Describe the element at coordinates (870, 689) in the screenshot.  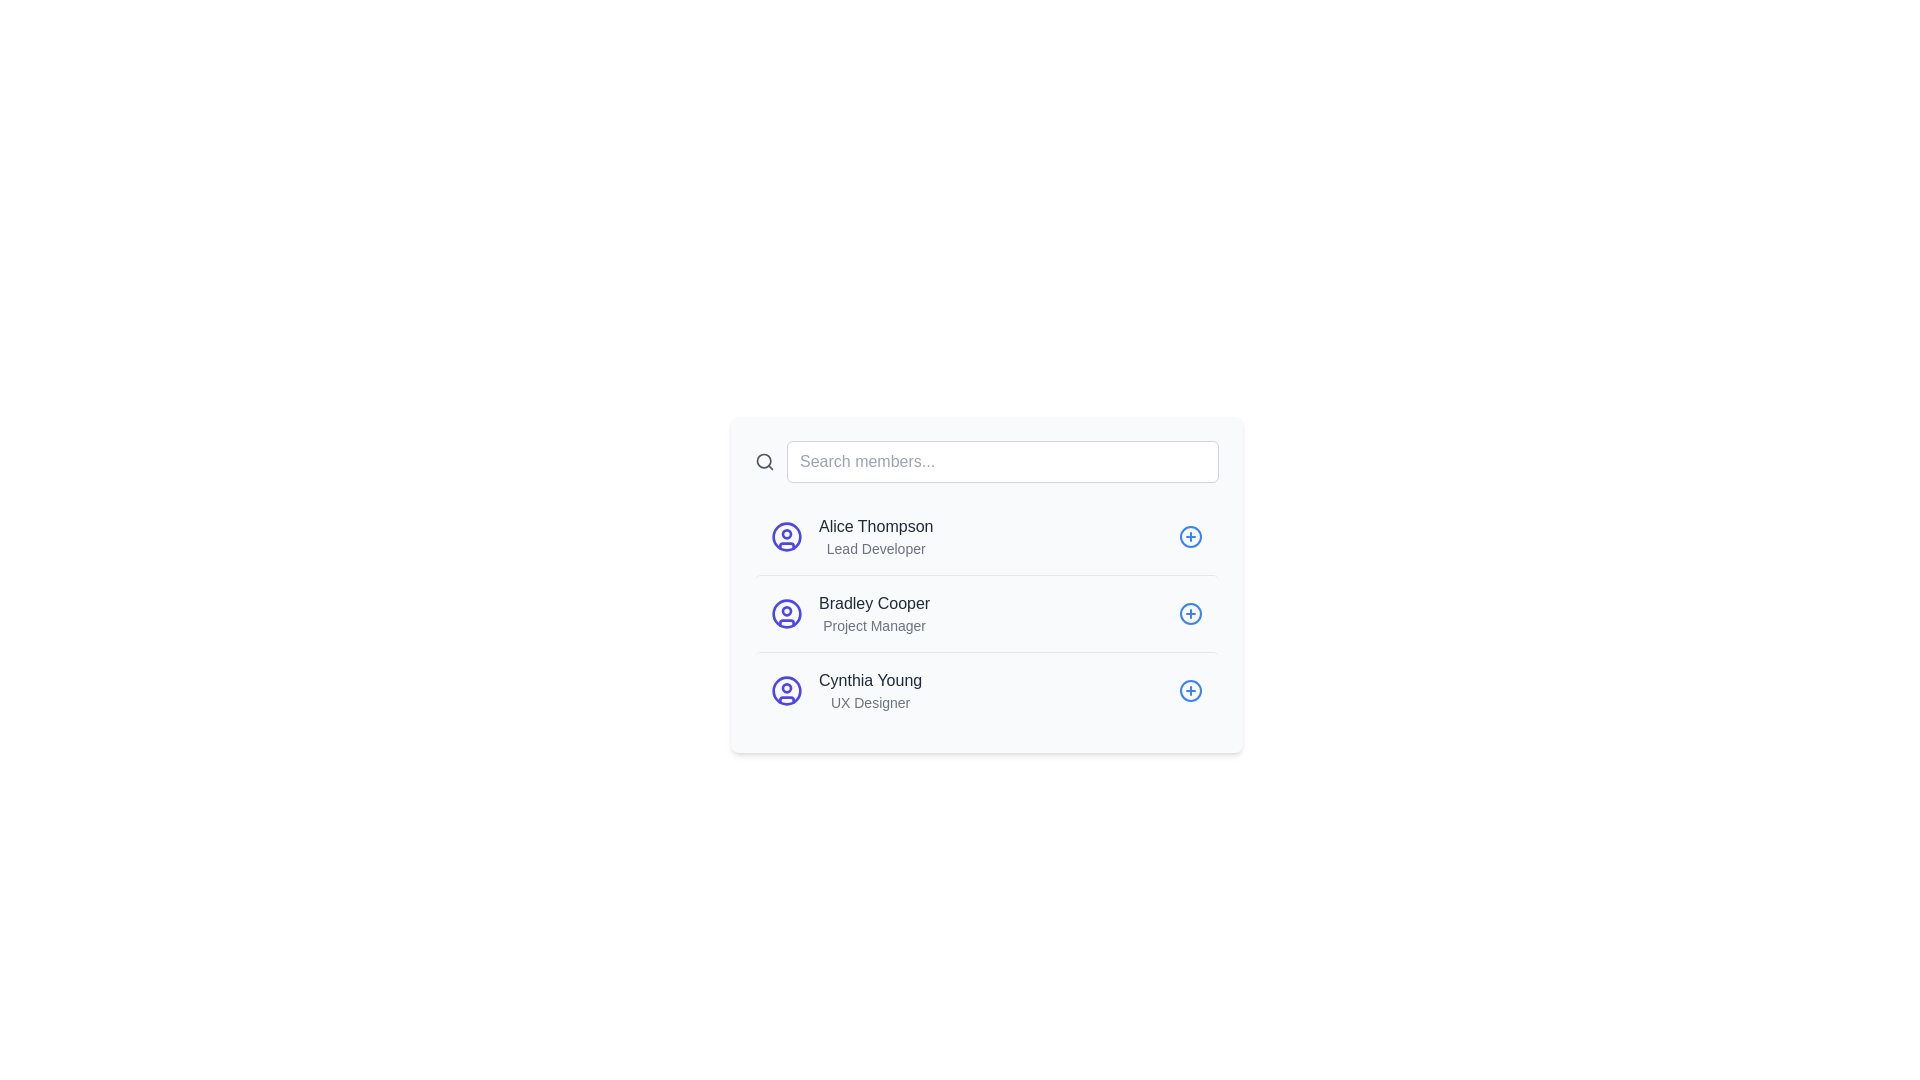
I see `the Information Display: Name and Role element showing 'Cynthia Young - UX Designer'` at that location.